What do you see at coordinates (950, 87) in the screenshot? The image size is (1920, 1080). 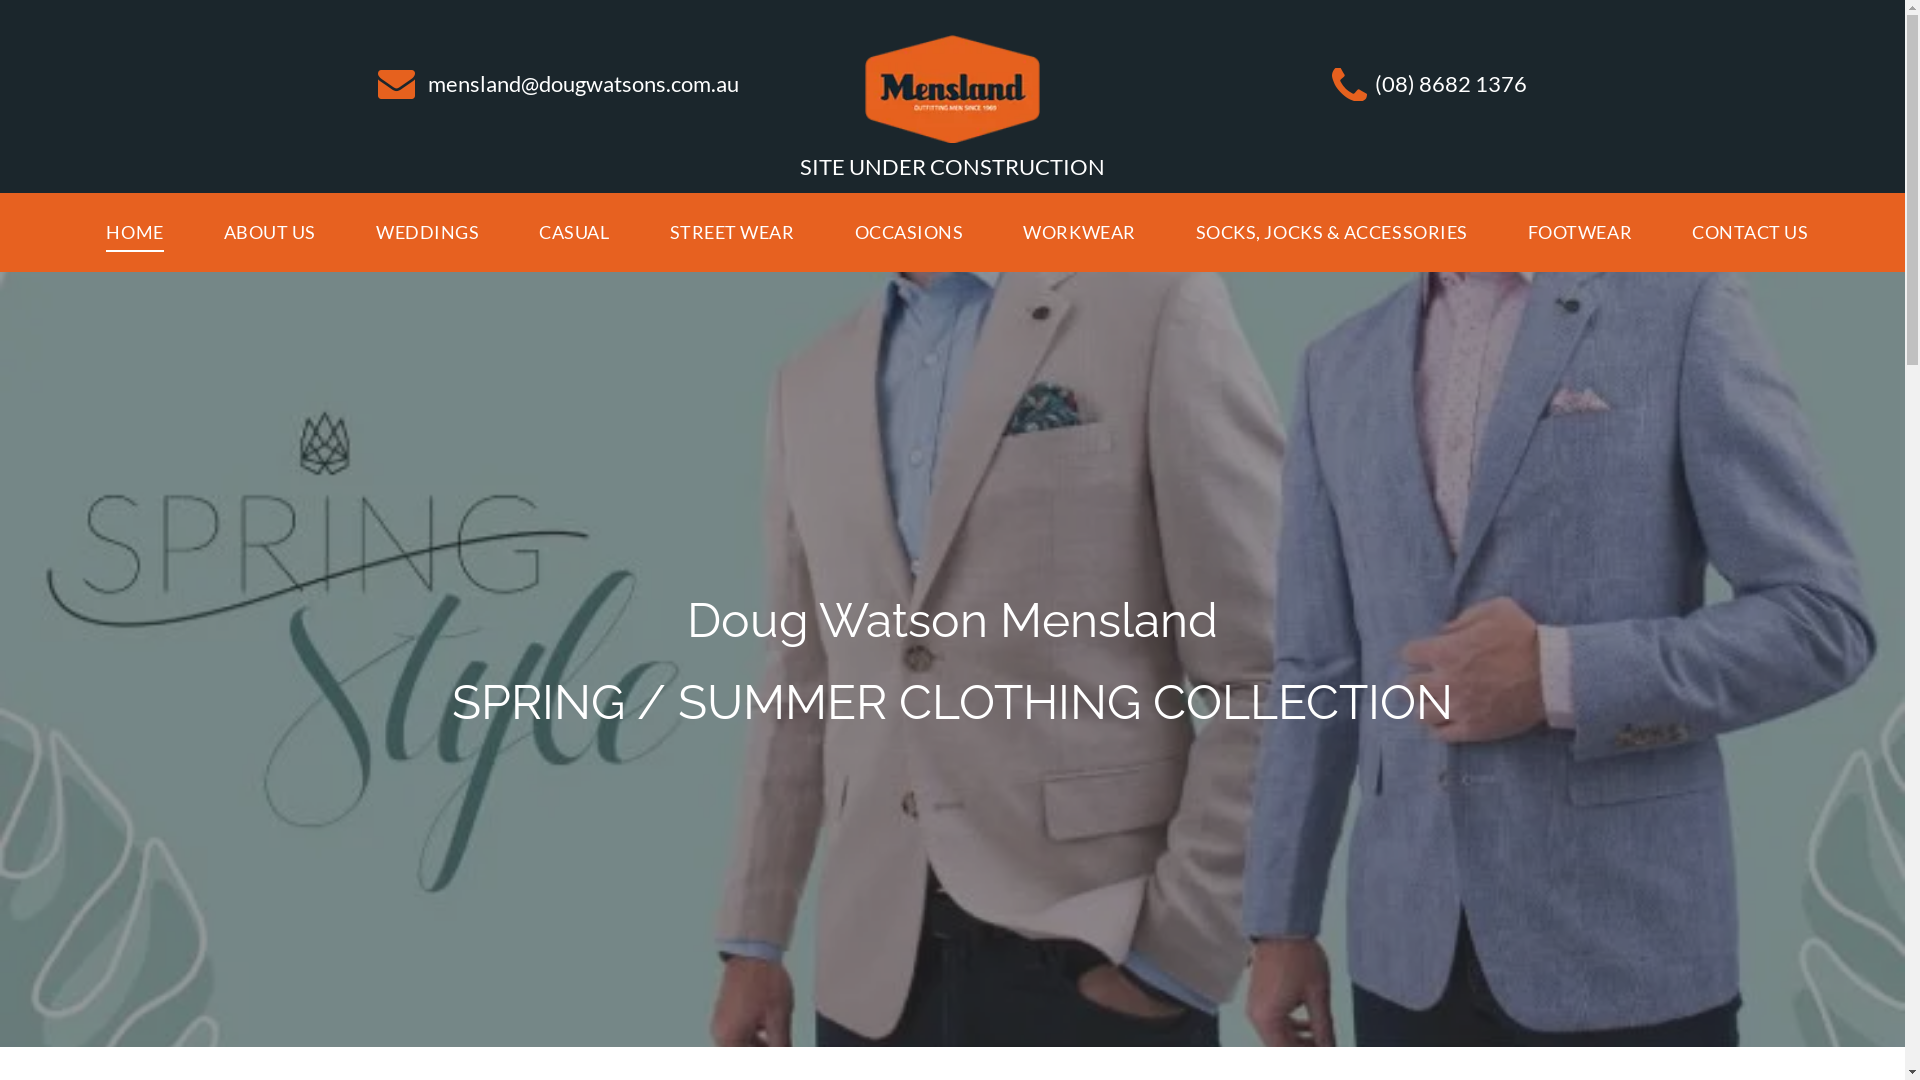 I see `'Mensland Logo'` at bounding box center [950, 87].